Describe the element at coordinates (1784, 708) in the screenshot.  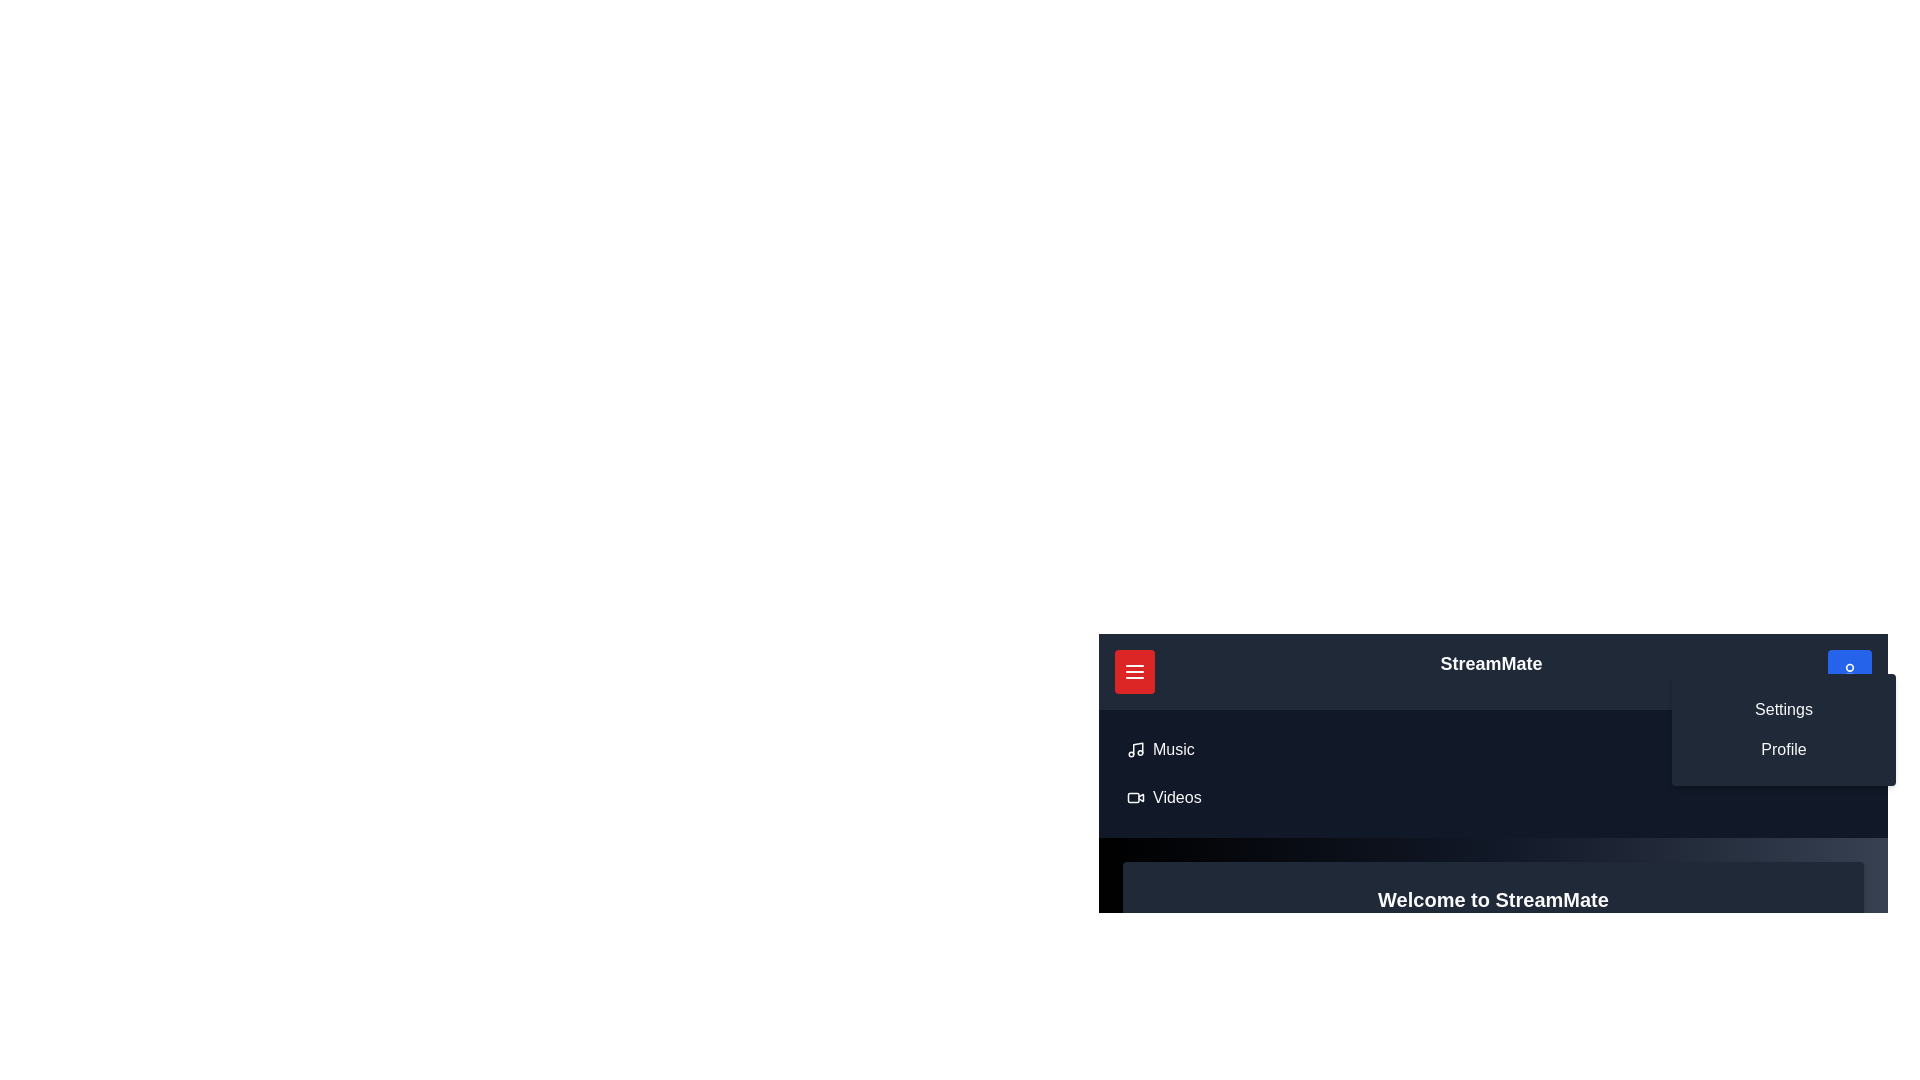
I see `the 'Settings' option in the profile menu` at that location.